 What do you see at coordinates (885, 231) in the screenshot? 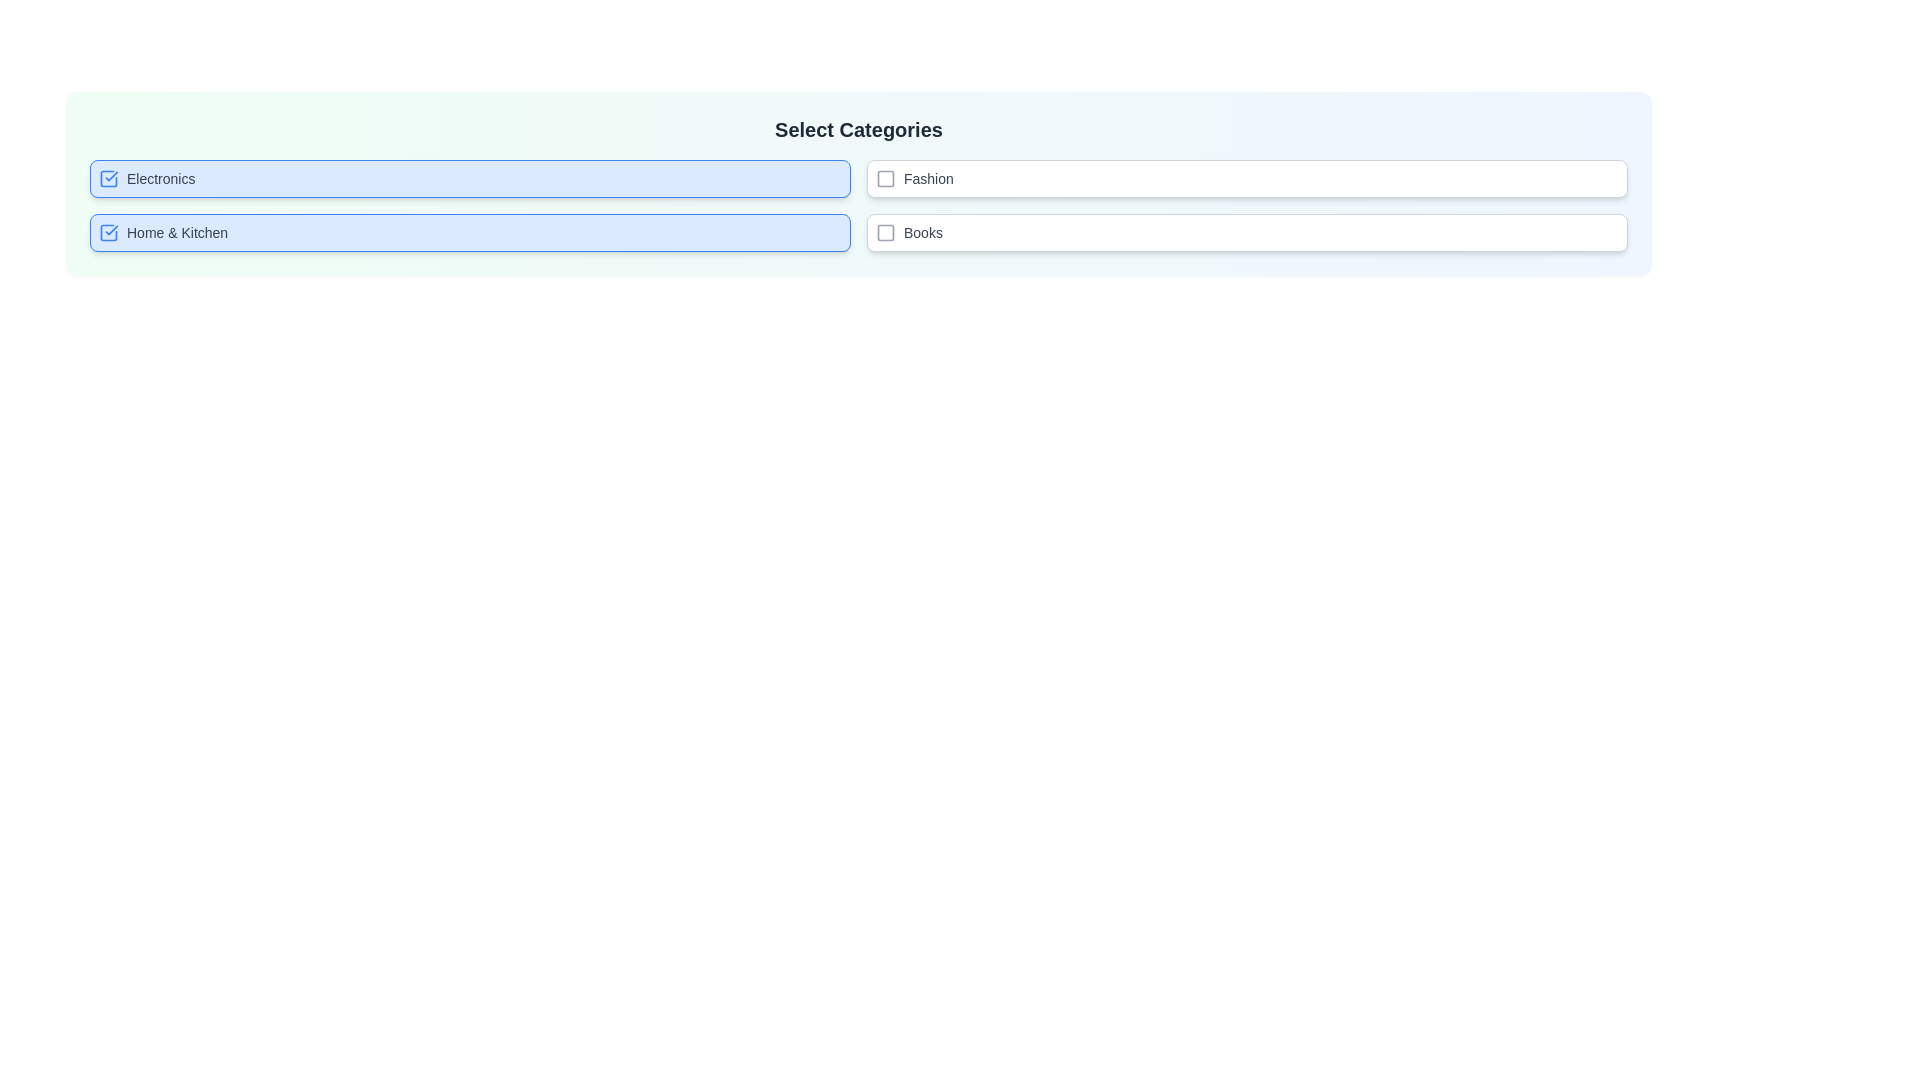
I see `to select the checkbox located to the immediate left of the text 'Books' in the far-right column under the 'Fashion' row` at bounding box center [885, 231].